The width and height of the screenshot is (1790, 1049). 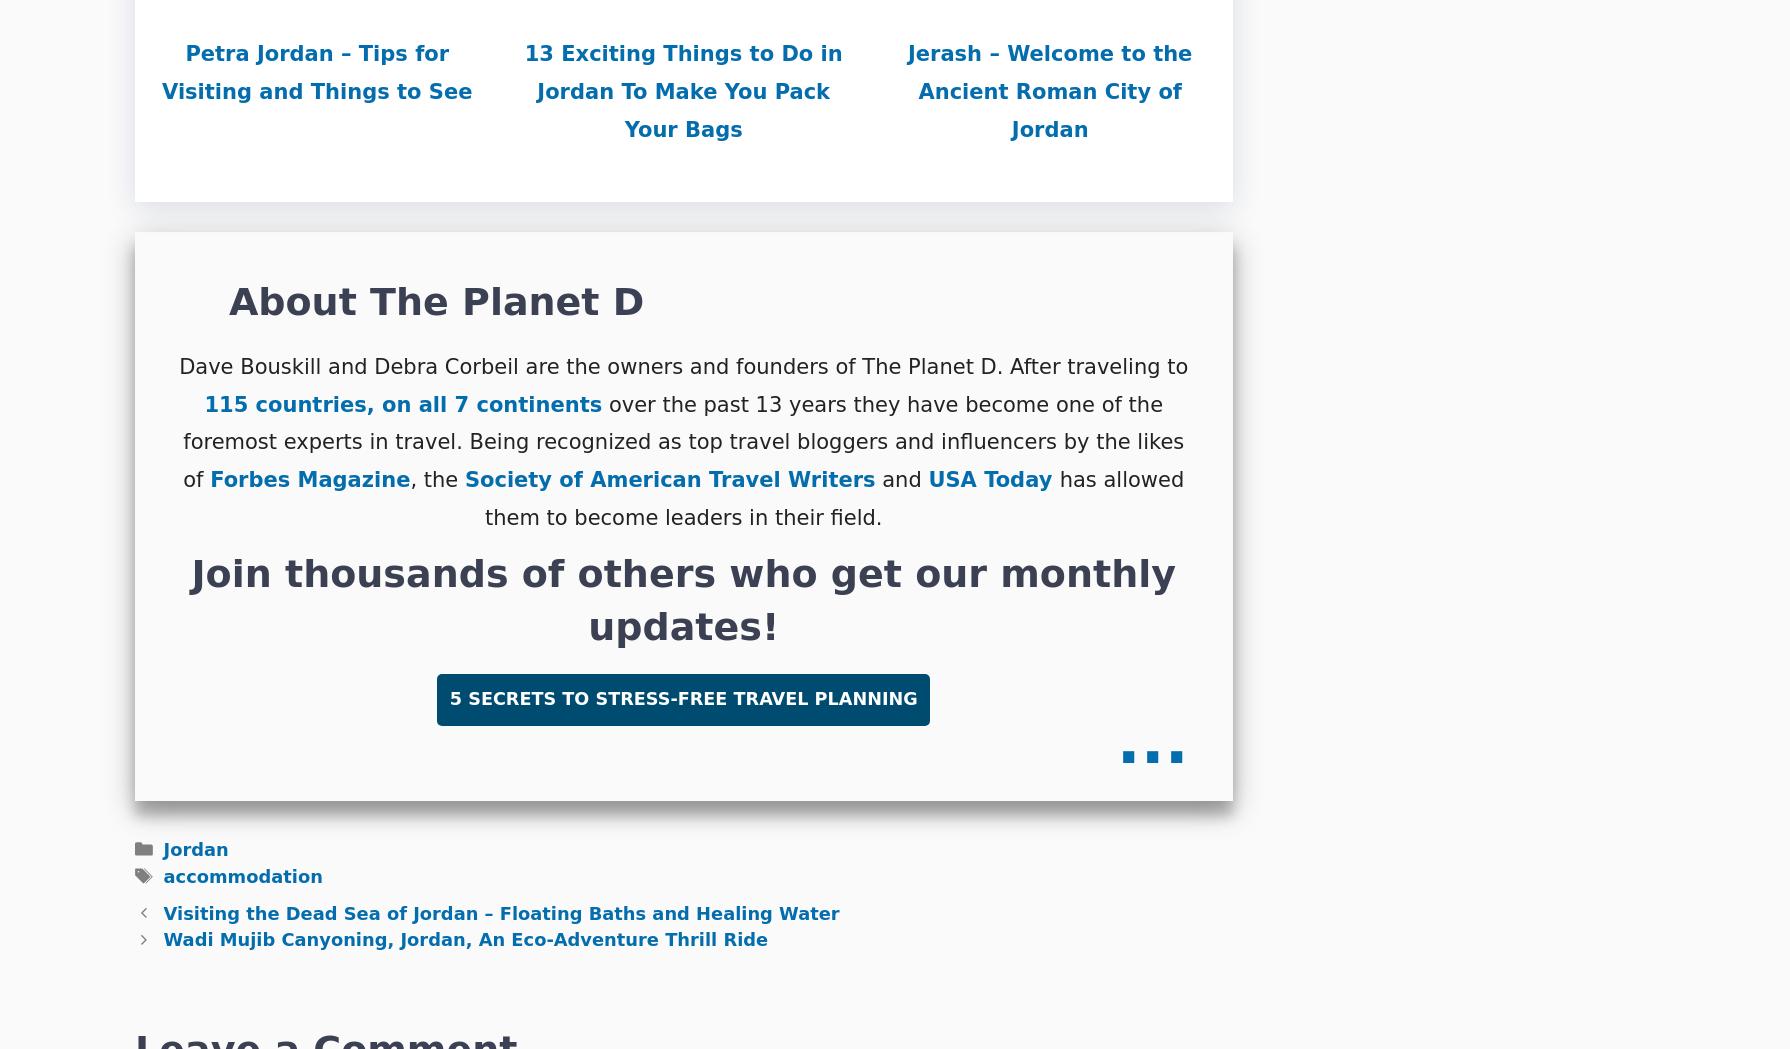 What do you see at coordinates (402, 403) in the screenshot?
I see `'115 countries, on all 7 continents'` at bounding box center [402, 403].